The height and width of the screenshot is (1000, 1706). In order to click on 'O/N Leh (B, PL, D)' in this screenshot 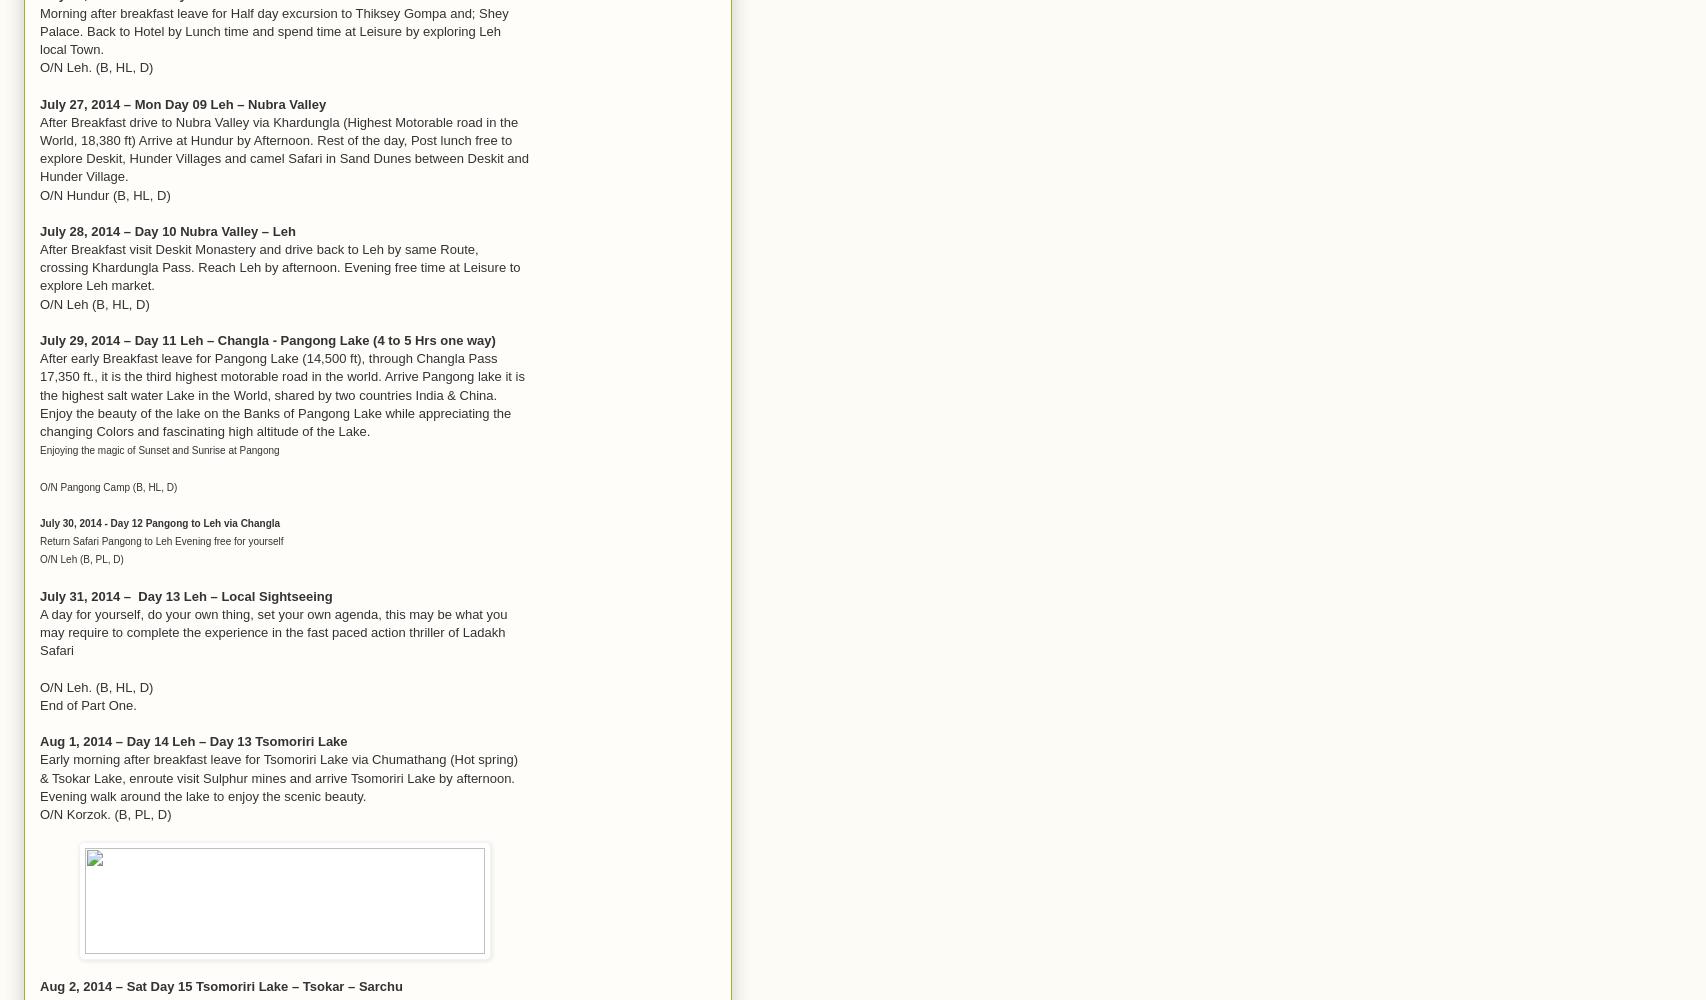, I will do `click(81, 559)`.